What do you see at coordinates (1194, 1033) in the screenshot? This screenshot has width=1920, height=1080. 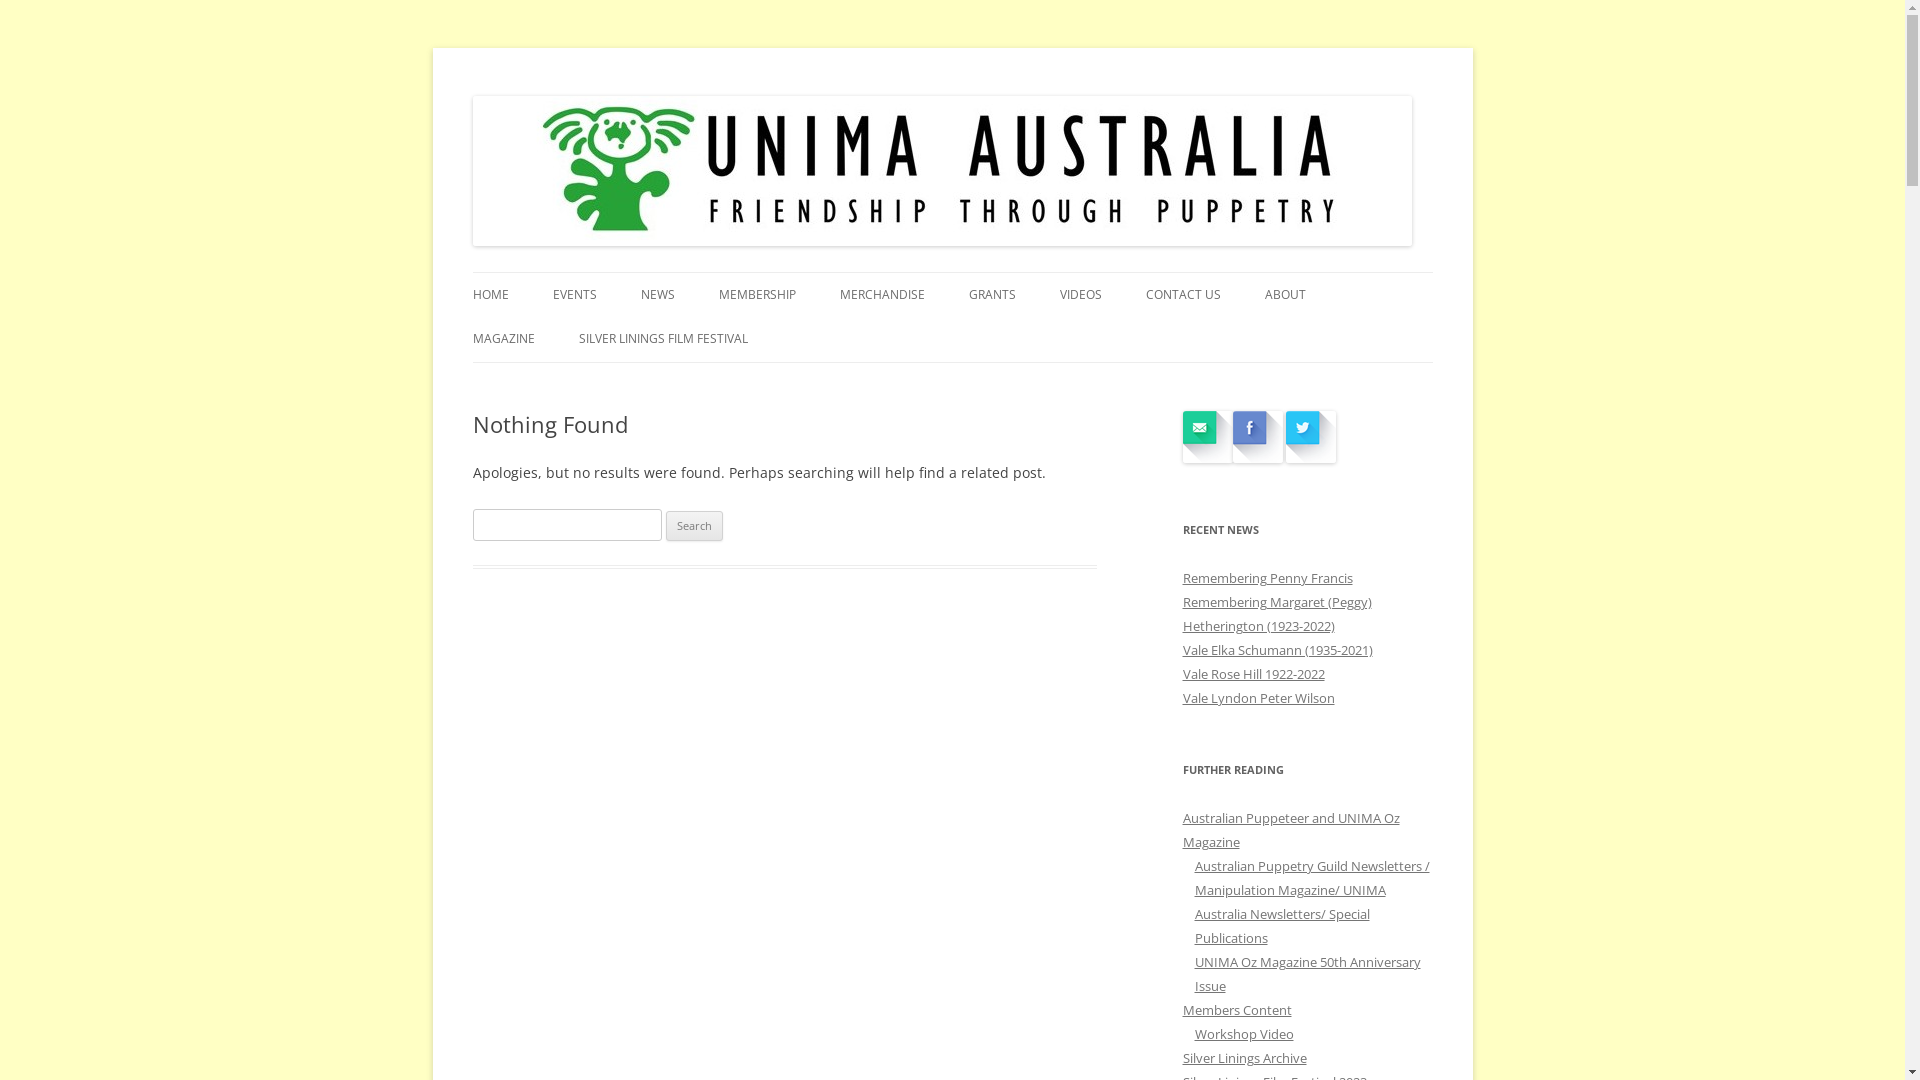 I see `'Workshop Video'` at bounding box center [1194, 1033].